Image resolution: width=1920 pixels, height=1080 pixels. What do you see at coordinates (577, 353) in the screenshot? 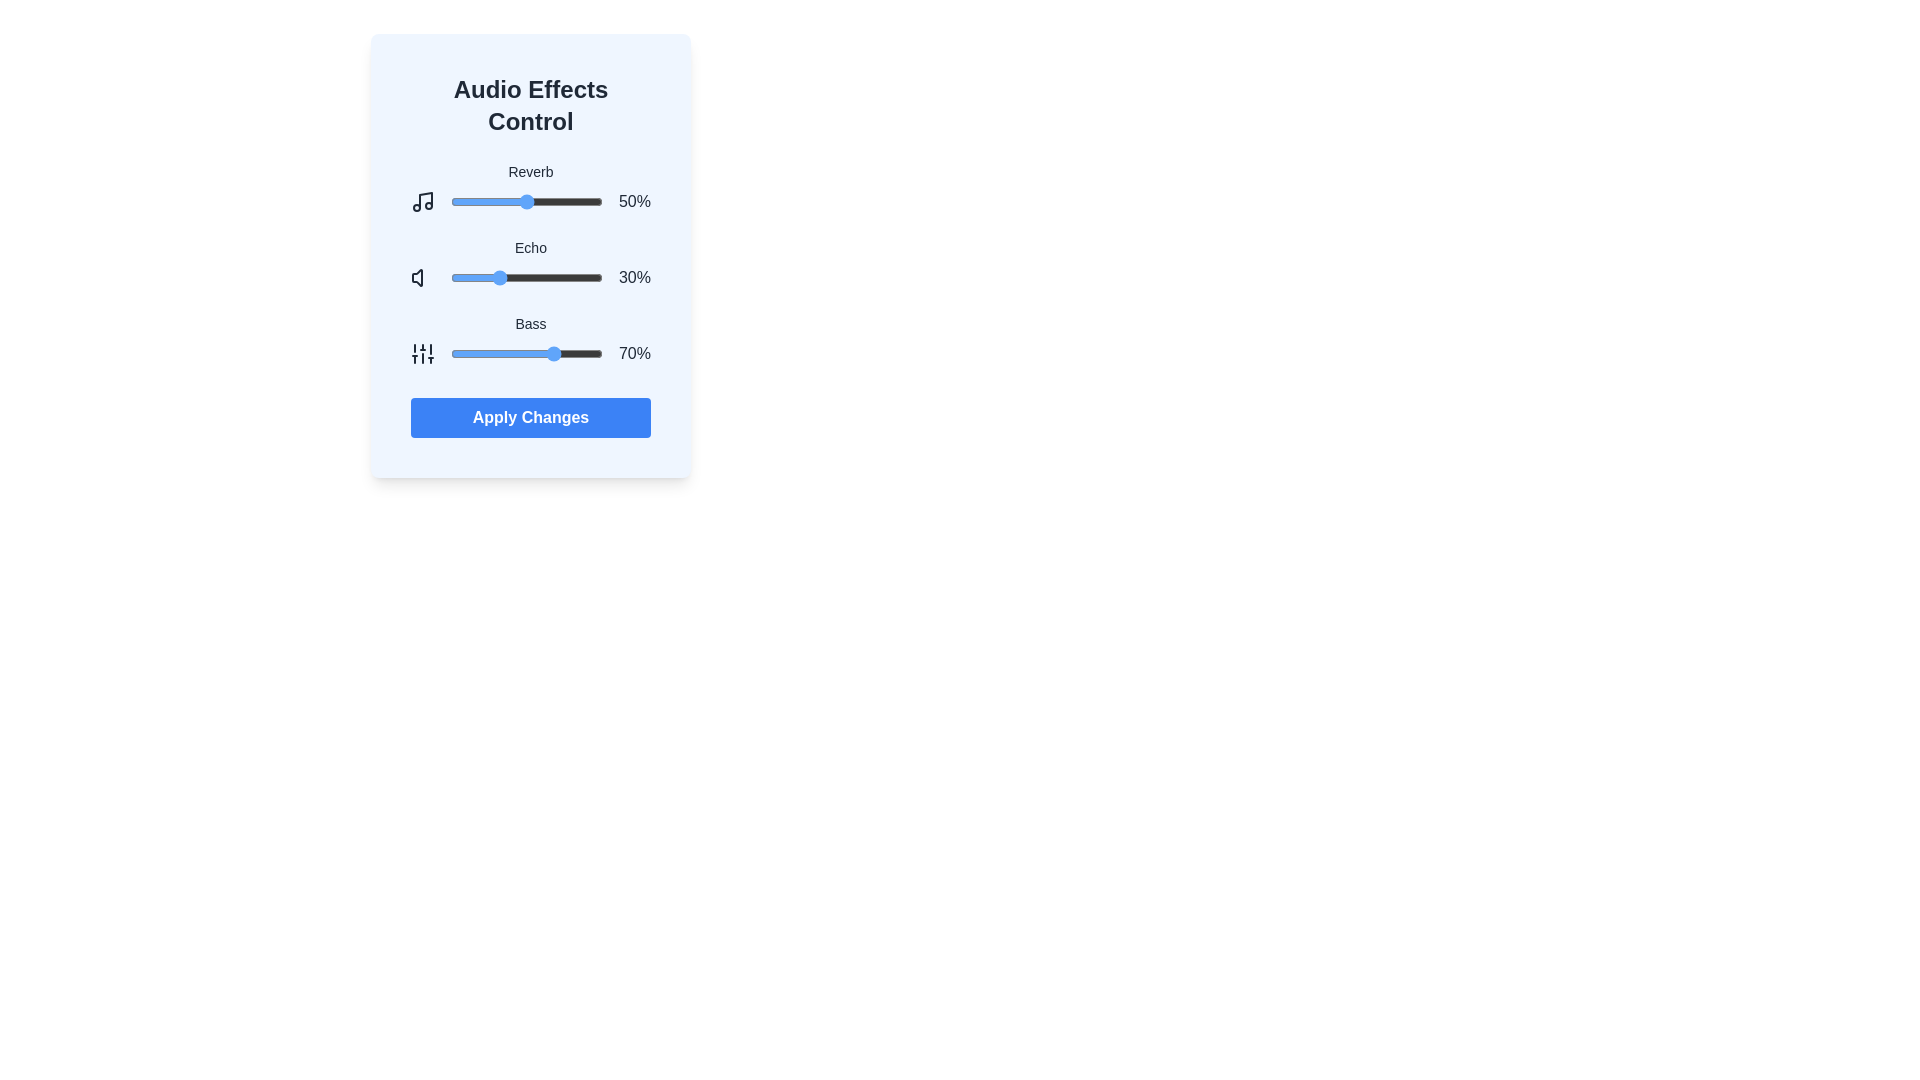
I see `bass` at bounding box center [577, 353].